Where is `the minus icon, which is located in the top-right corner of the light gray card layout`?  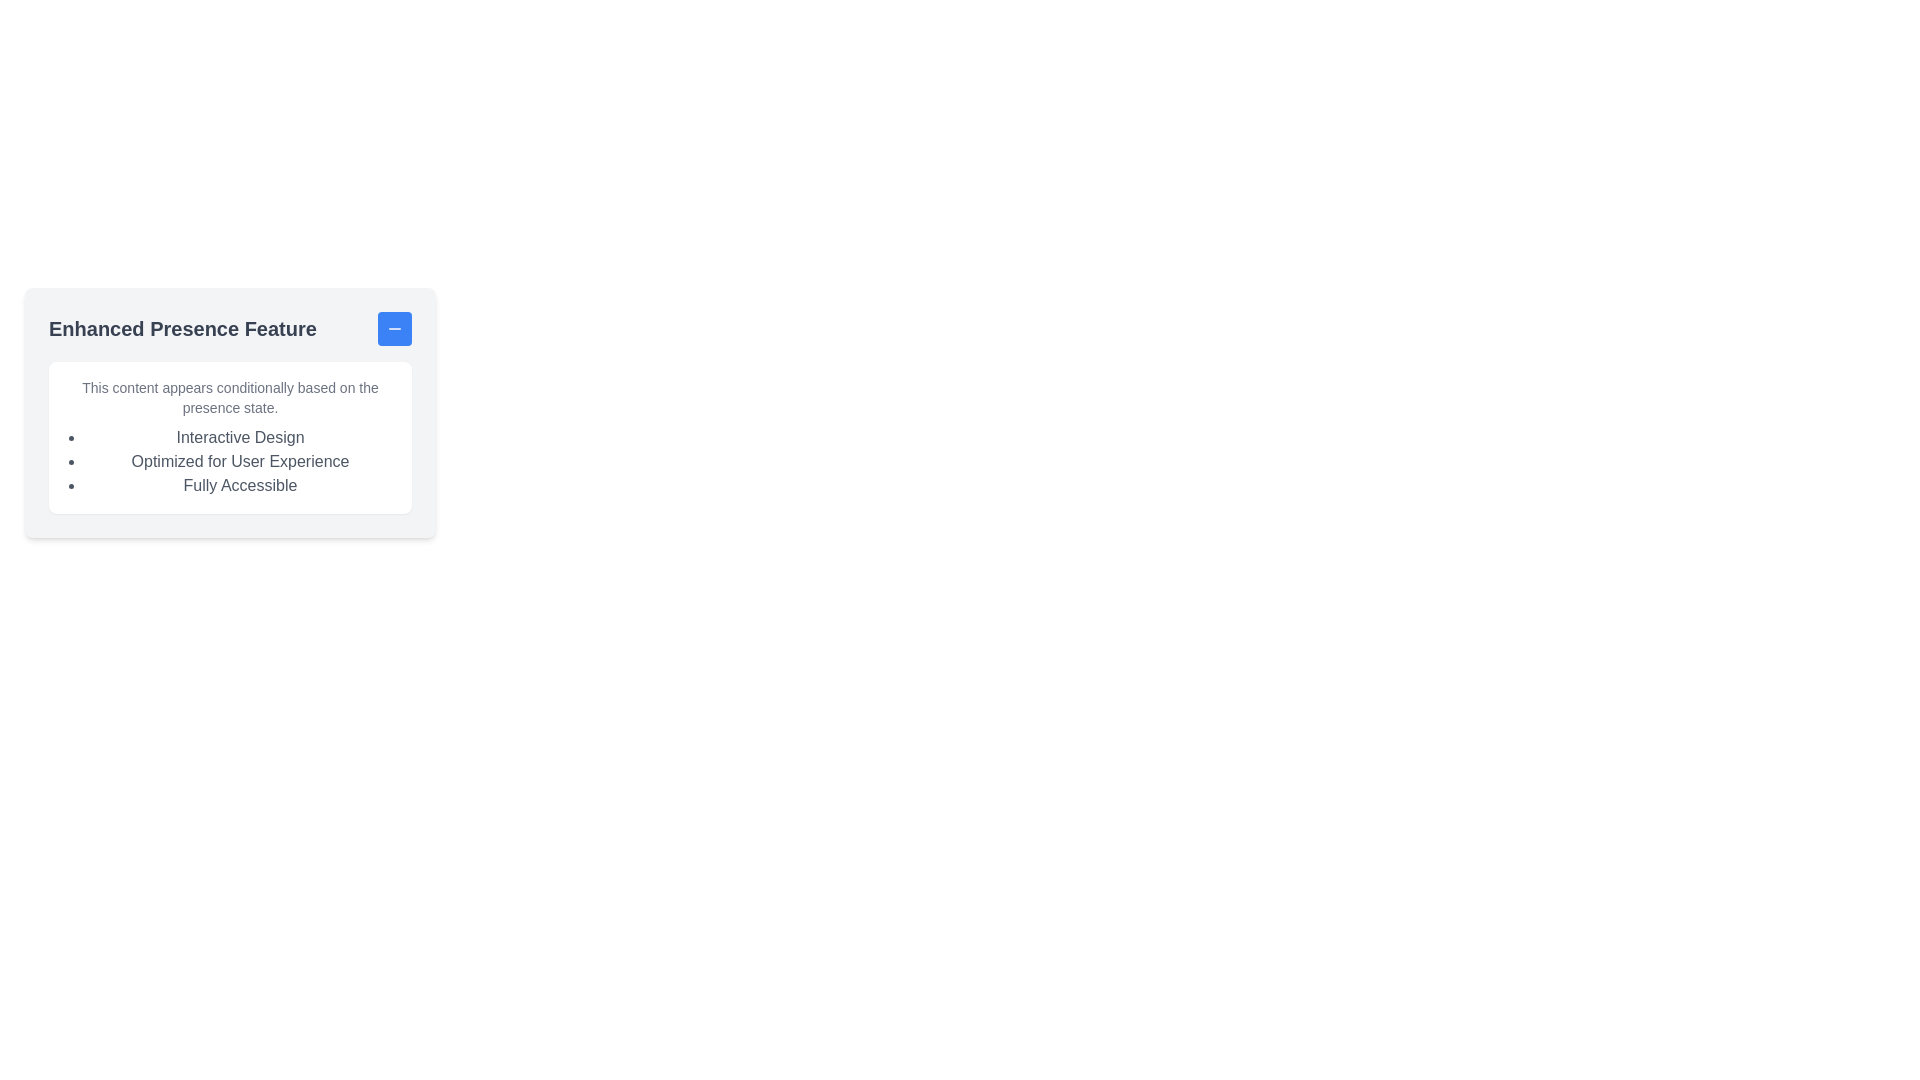 the minus icon, which is located in the top-right corner of the light gray card layout is located at coordinates (394, 327).